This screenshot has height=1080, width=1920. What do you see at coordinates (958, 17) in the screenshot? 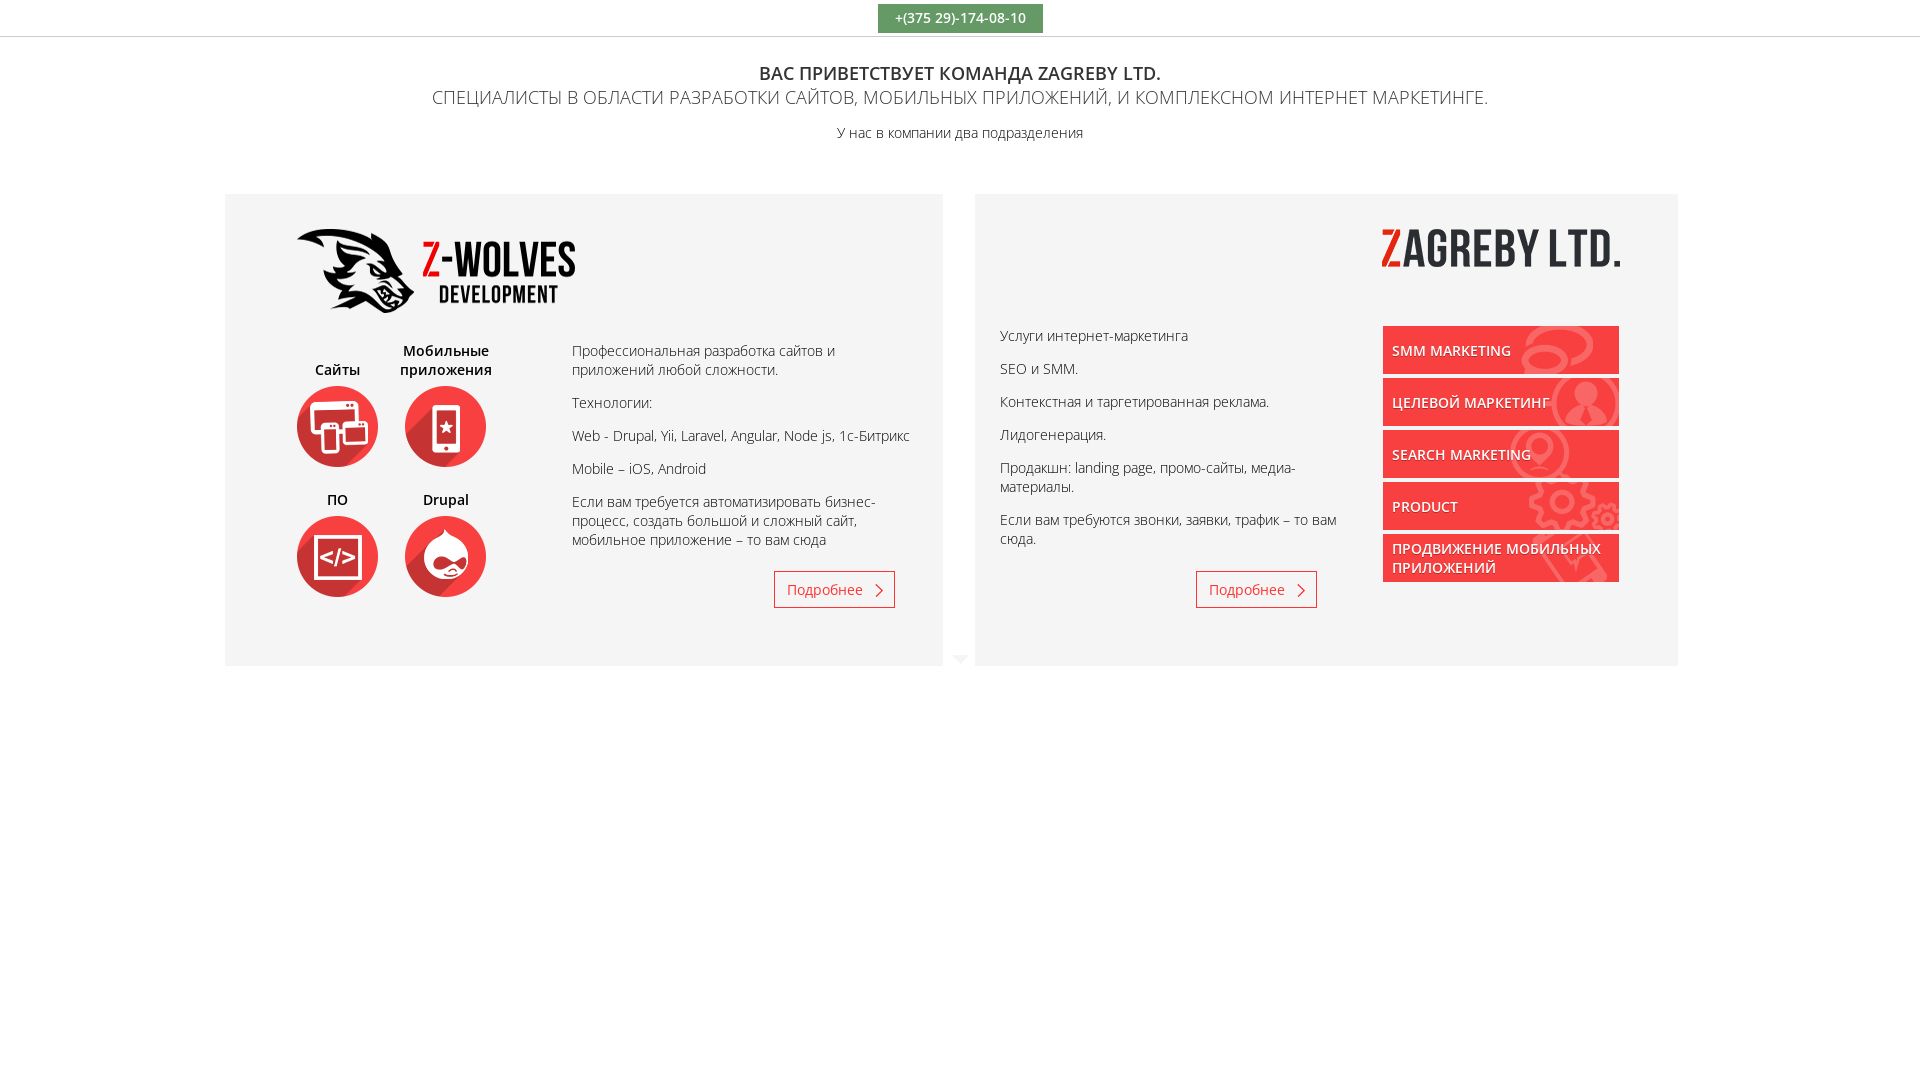
I see `'+(375 29)-174-08-10'` at bounding box center [958, 17].